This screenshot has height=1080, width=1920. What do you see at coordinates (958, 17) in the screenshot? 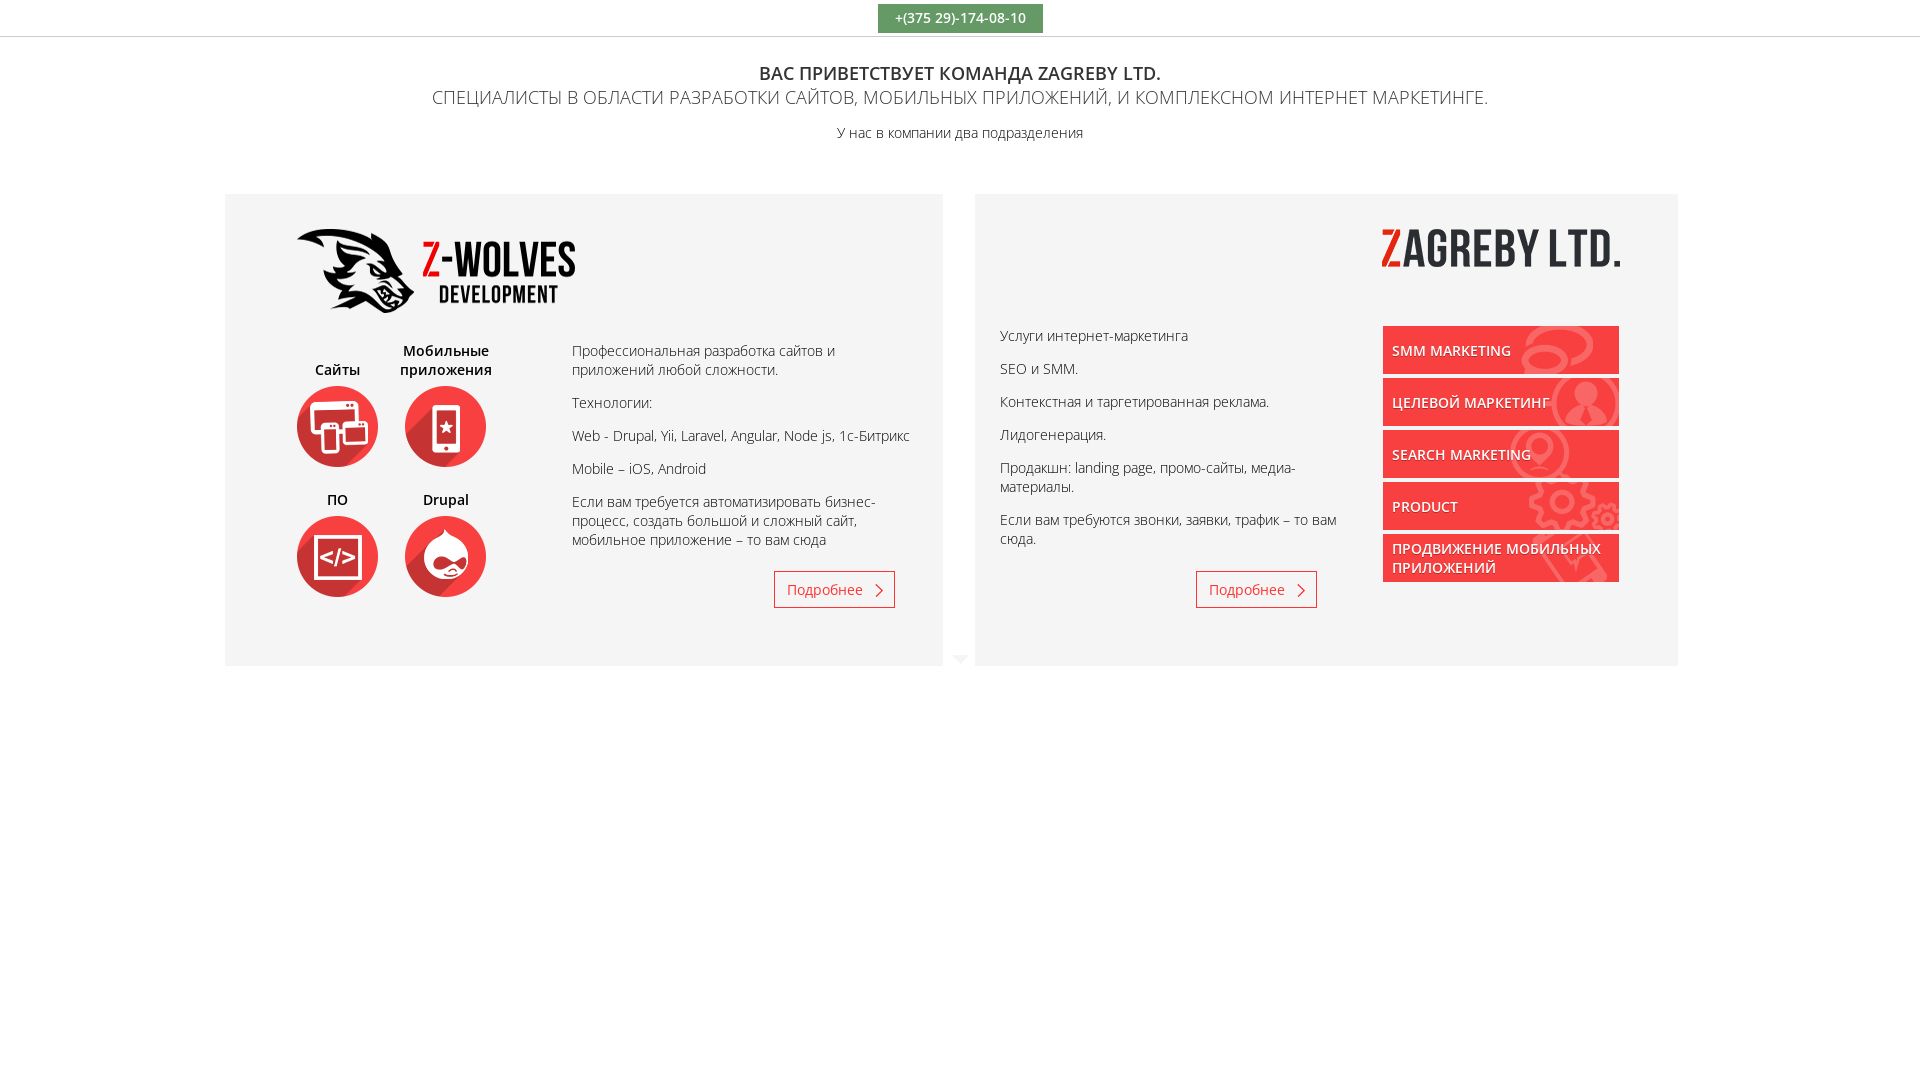
I see `'+(375 29)-174-08-10'` at bounding box center [958, 17].